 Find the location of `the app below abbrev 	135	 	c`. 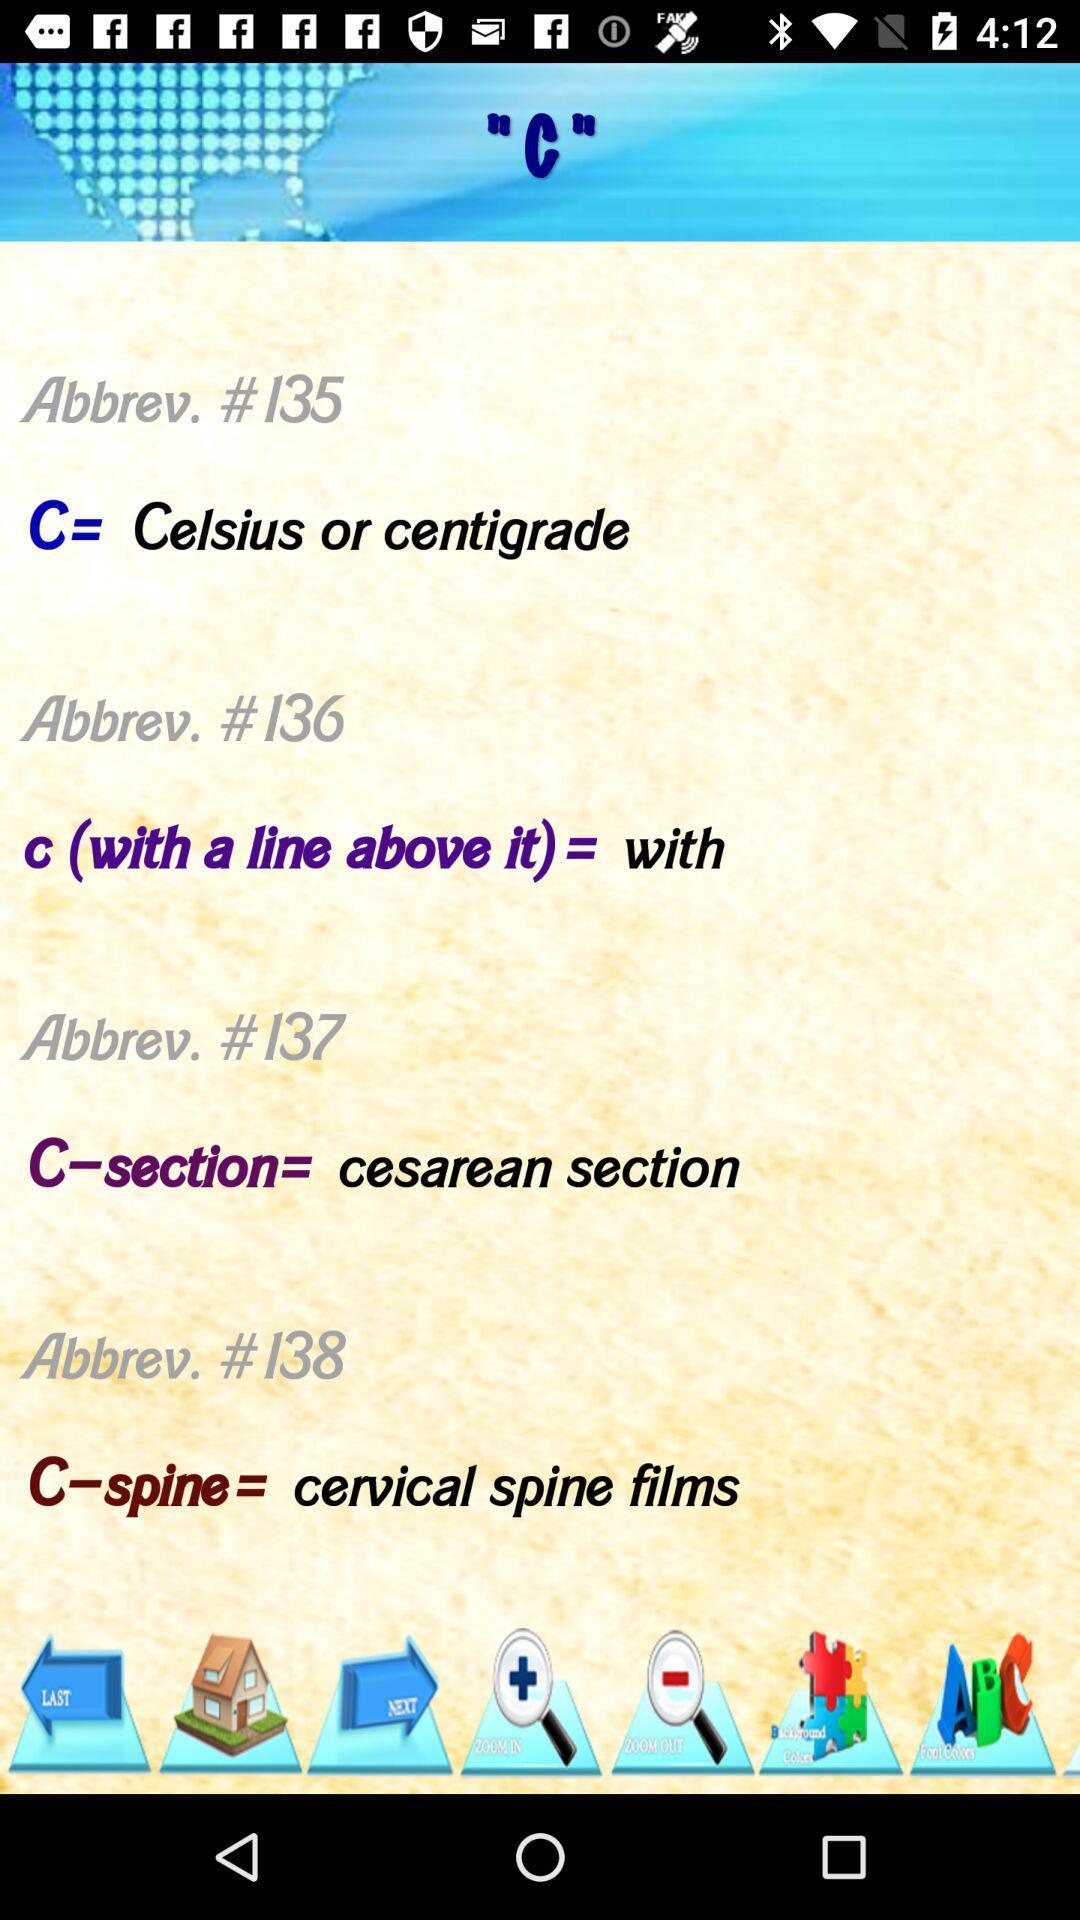

the app below abbrev 	135	 	c is located at coordinates (680, 1702).